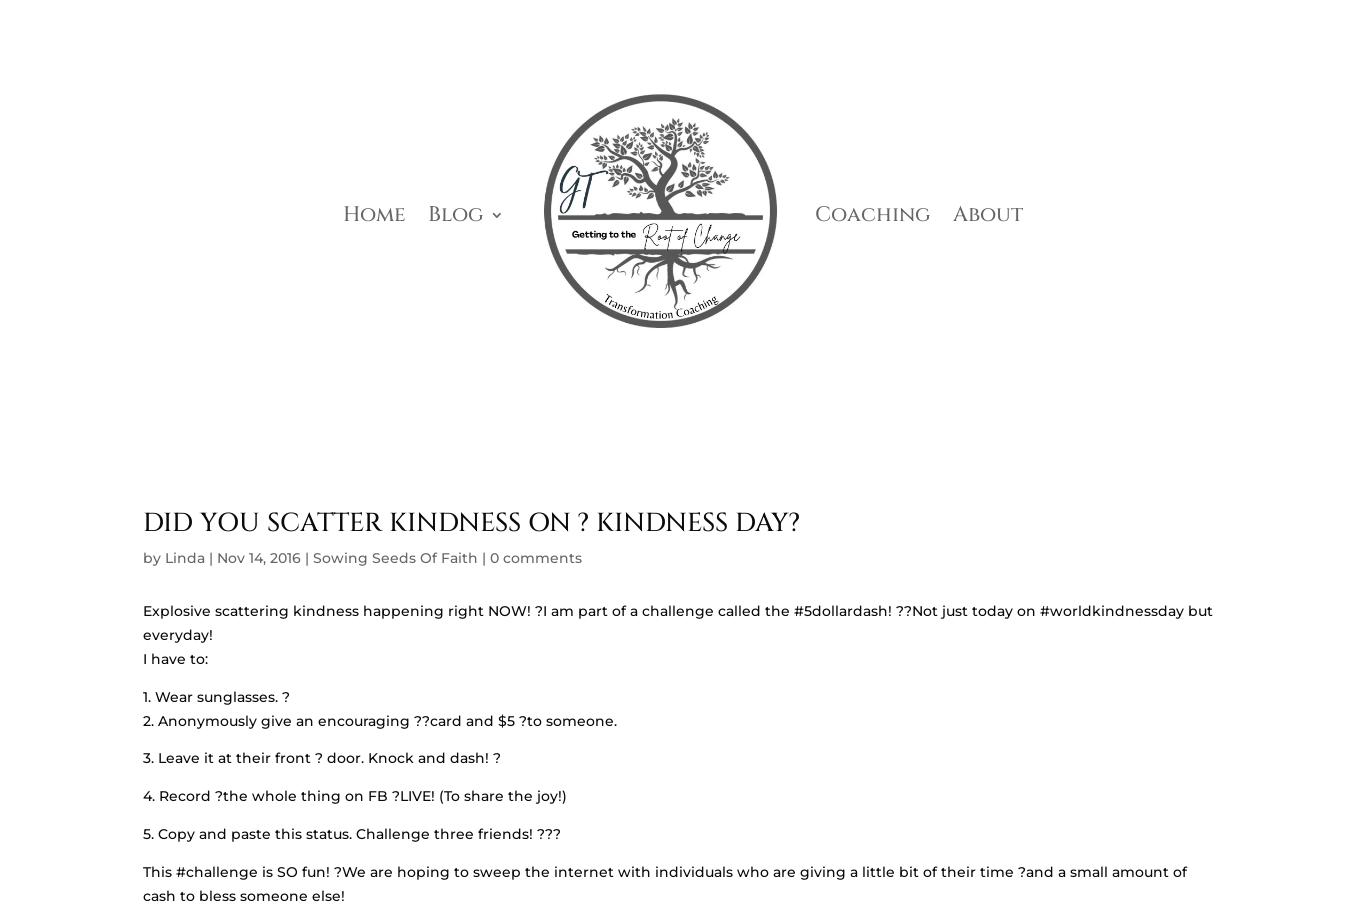 Image resolution: width=1366 pixels, height=918 pixels. Describe the element at coordinates (394, 556) in the screenshot. I see `'Sowing Seeds Of Faith'` at that location.